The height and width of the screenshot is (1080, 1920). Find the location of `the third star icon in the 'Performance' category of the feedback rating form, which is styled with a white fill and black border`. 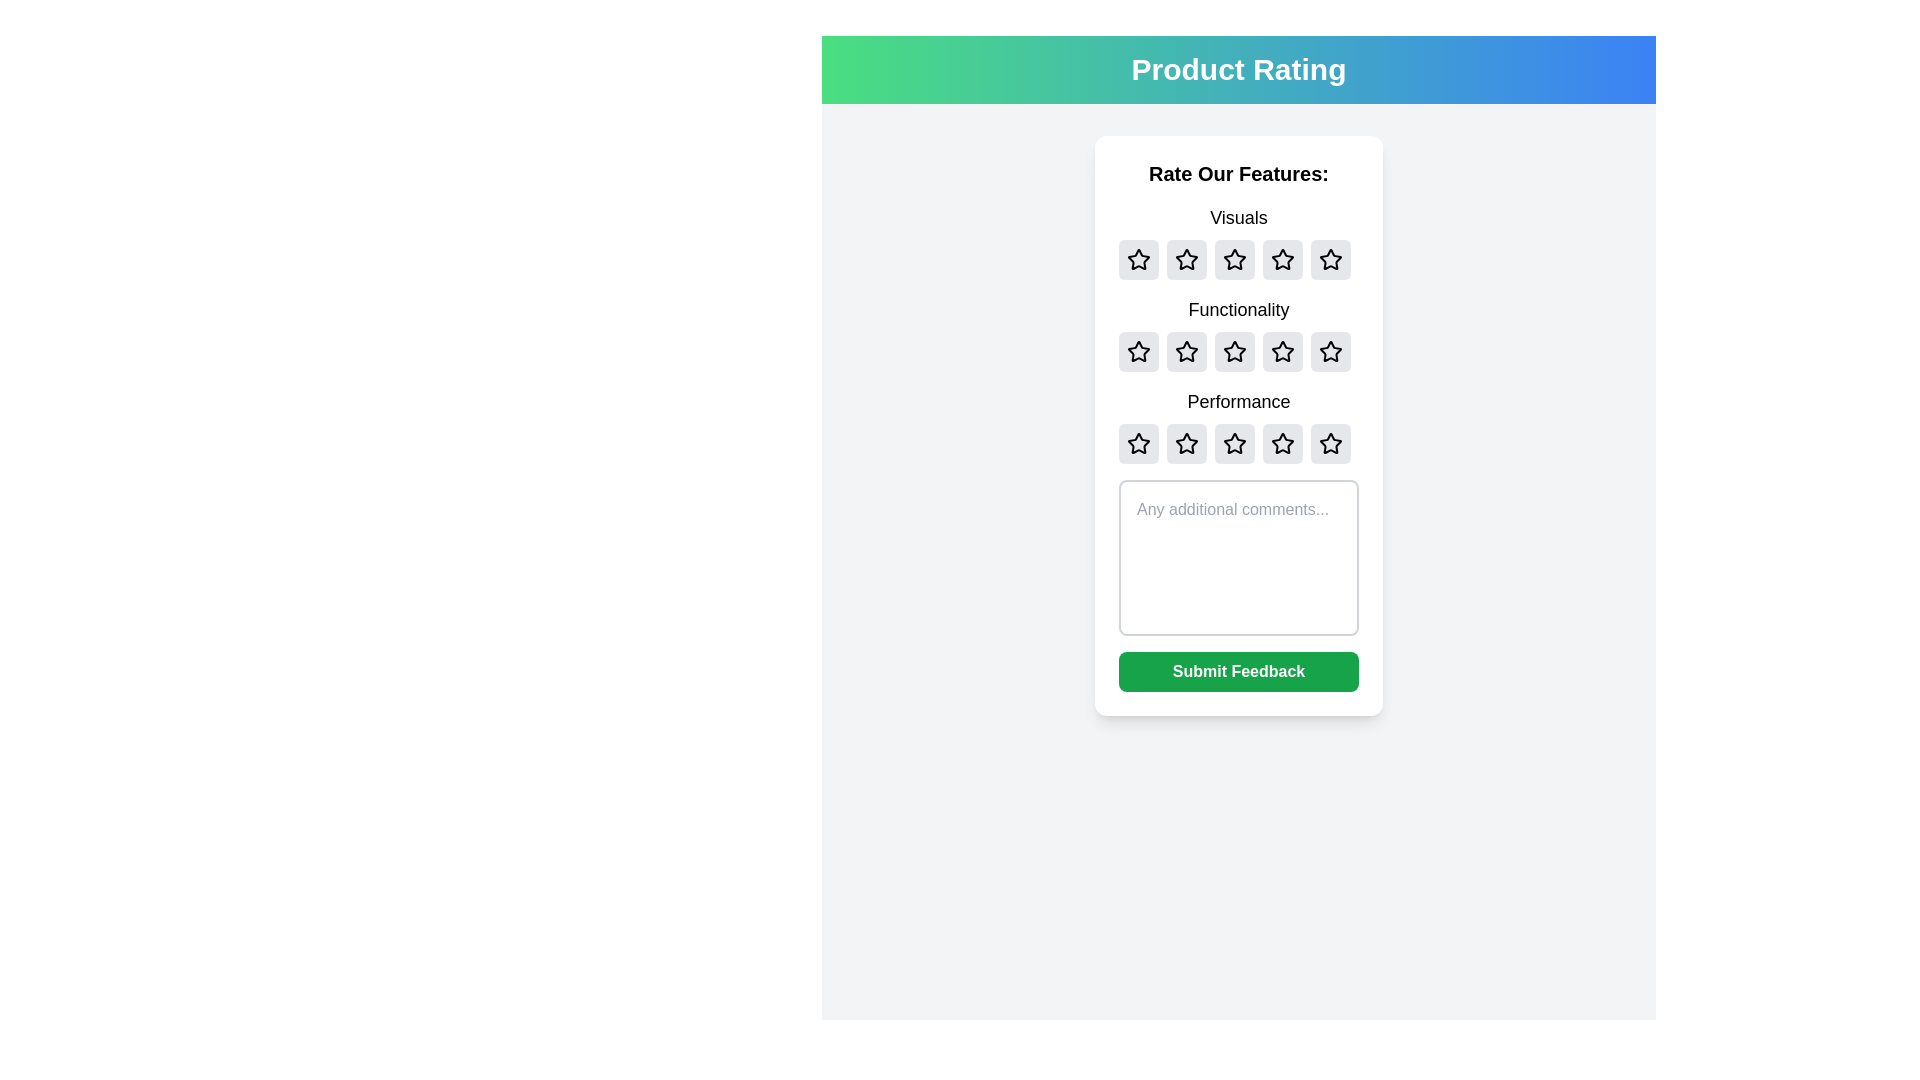

the third star icon in the 'Performance' category of the feedback rating form, which is styled with a white fill and black border is located at coordinates (1233, 442).